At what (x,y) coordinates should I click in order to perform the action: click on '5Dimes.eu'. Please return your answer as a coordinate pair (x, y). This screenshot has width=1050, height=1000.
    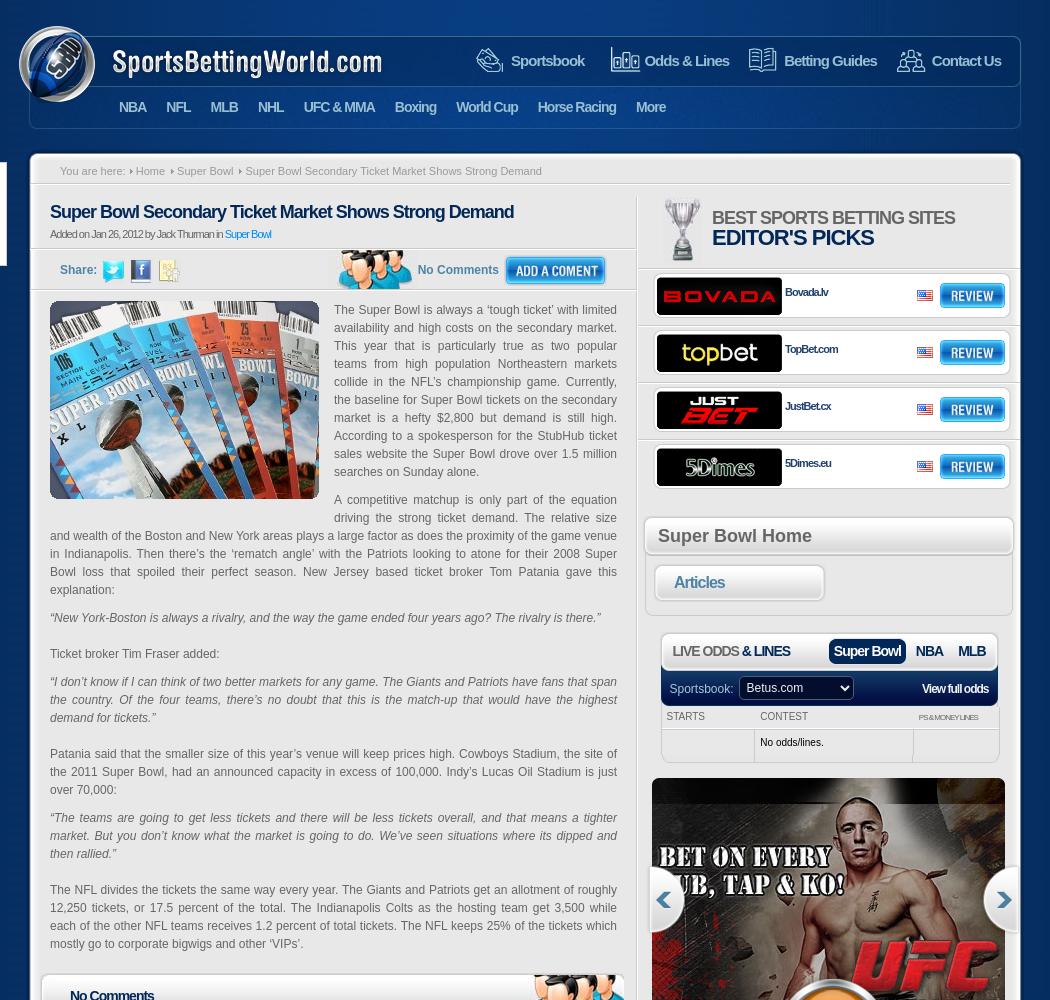
    Looking at the image, I should click on (806, 462).